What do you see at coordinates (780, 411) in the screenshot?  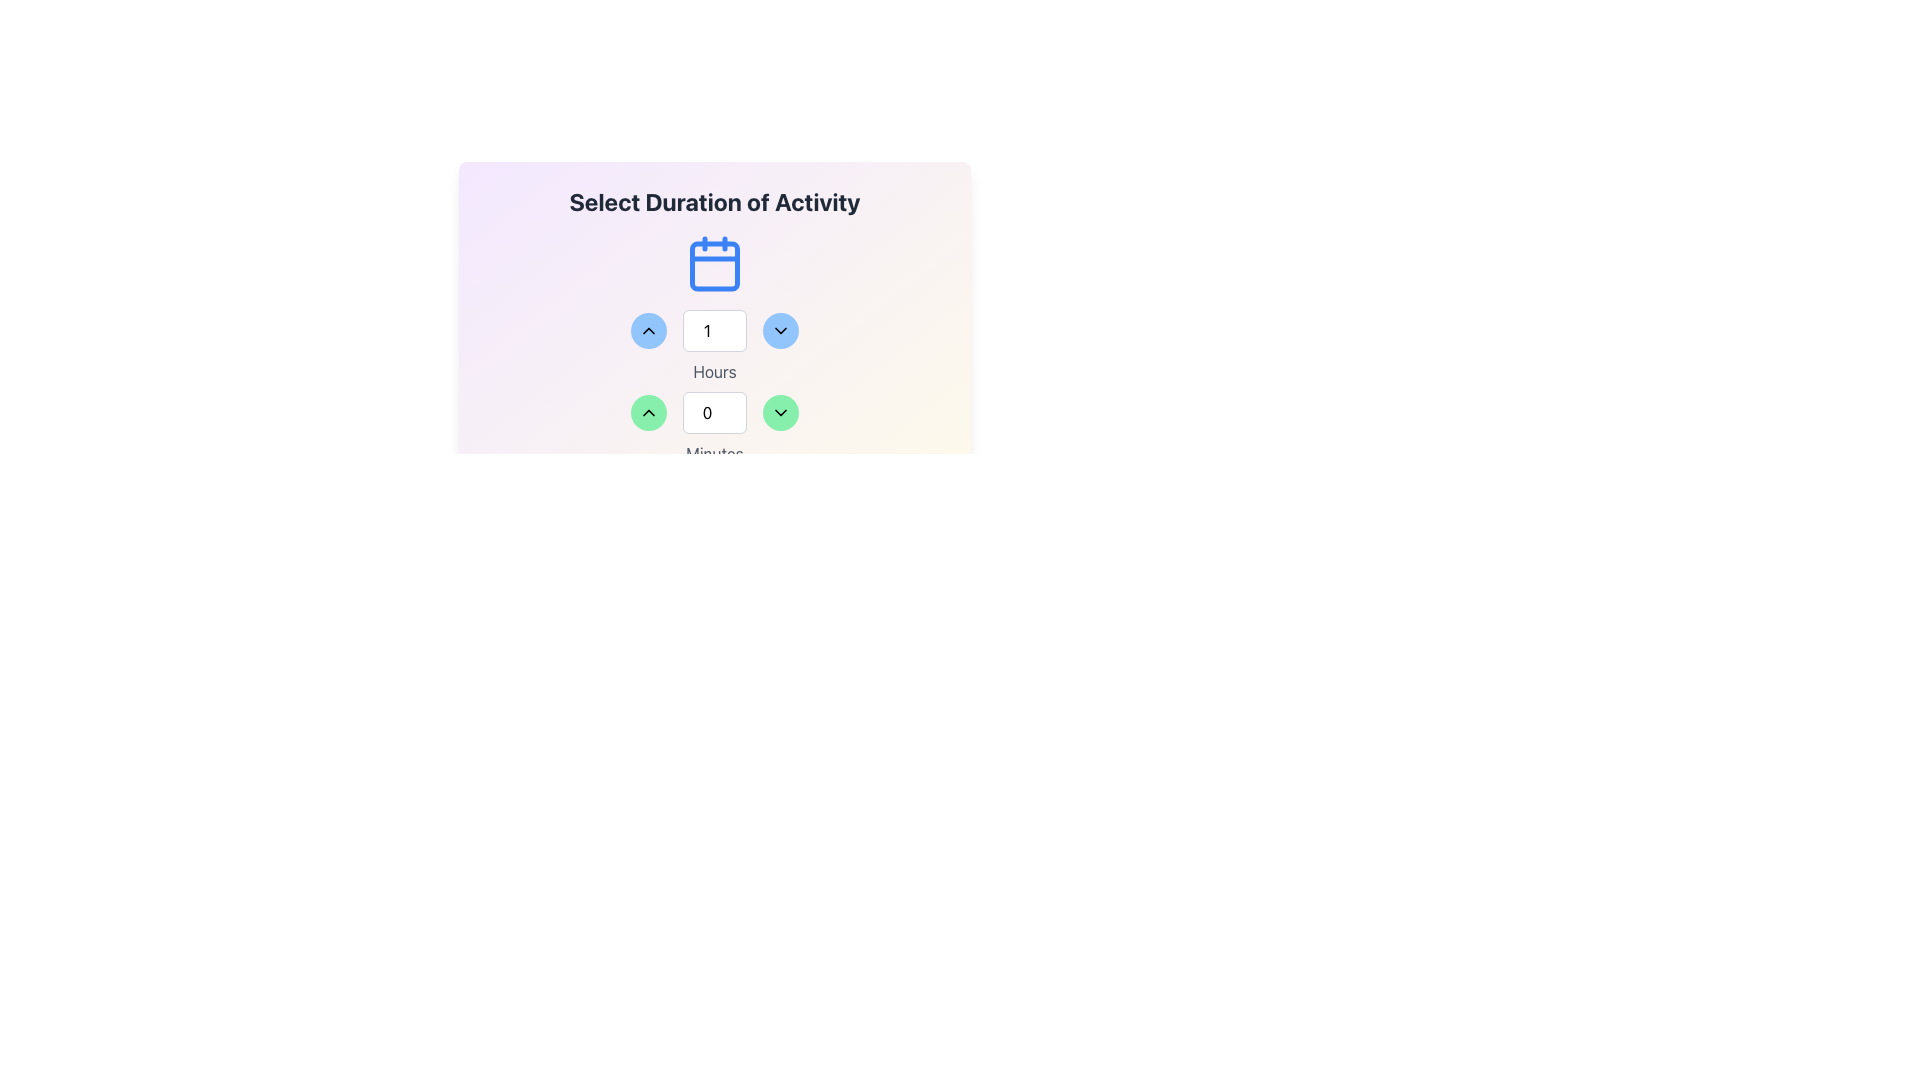 I see `the circular green button with a downward arrow icon, located at the rightmost position in a row of minute selection controls` at bounding box center [780, 411].